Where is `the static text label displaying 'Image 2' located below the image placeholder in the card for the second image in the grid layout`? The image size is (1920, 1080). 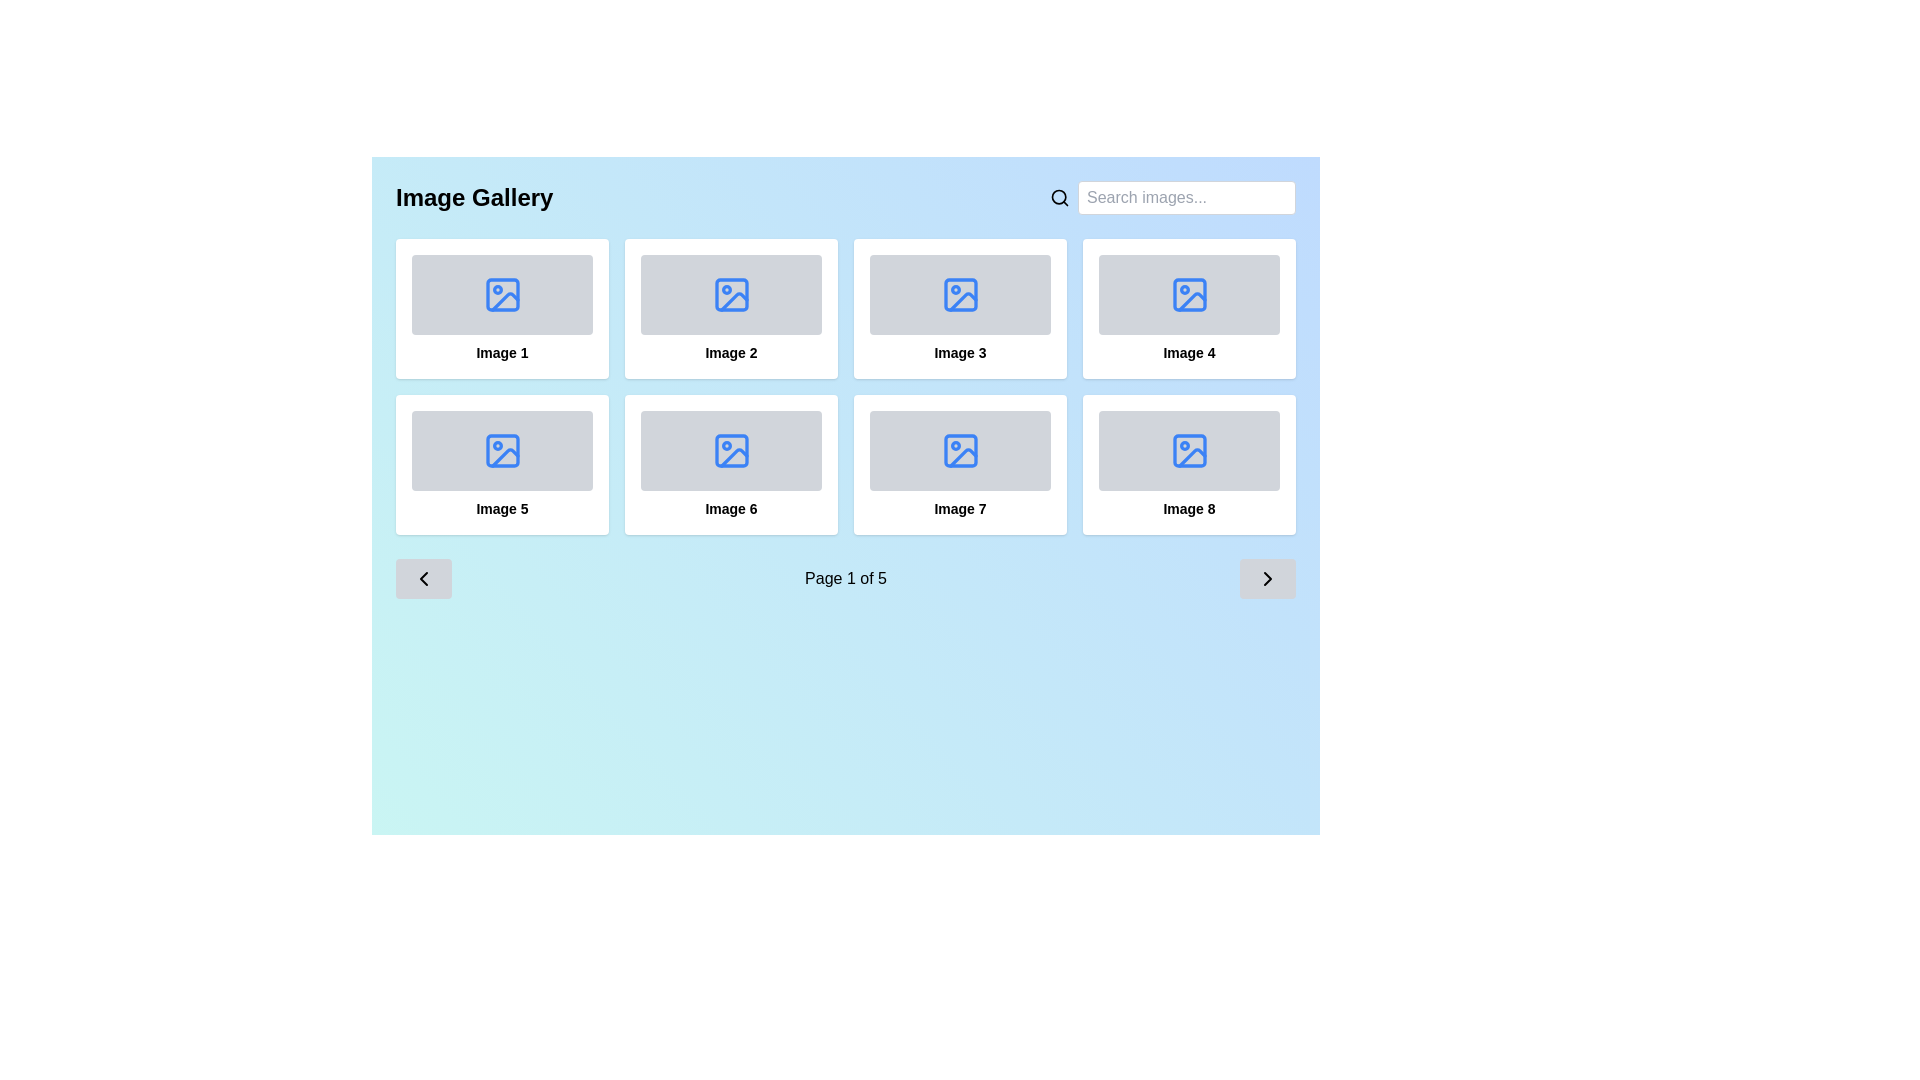
the static text label displaying 'Image 2' located below the image placeholder in the card for the second image in the grid layout is located at coordinates (730, 352).